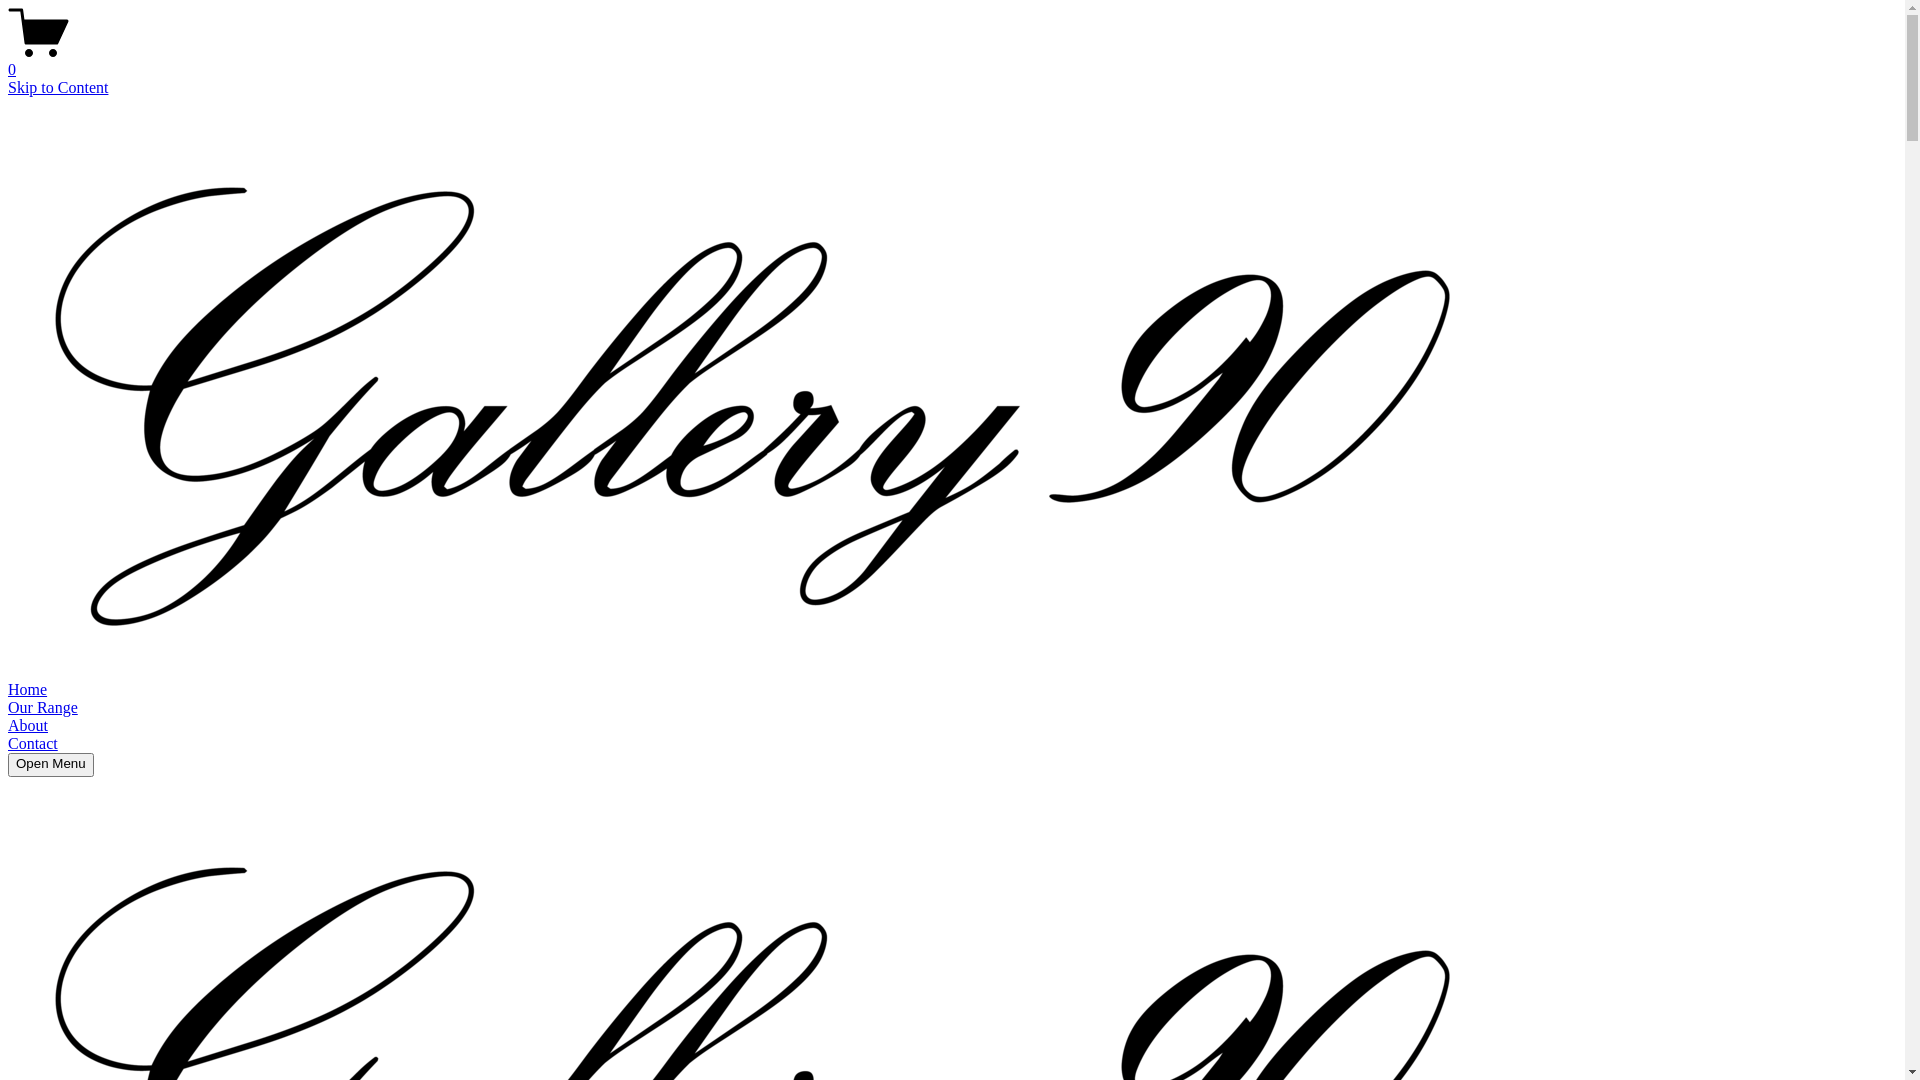 The height and width of the screenshot is (1080, 1920). What do you see at coordinates (57, 86) in the screenshot?
I see `'Skip to Content'` at bounding box center [57, 86].